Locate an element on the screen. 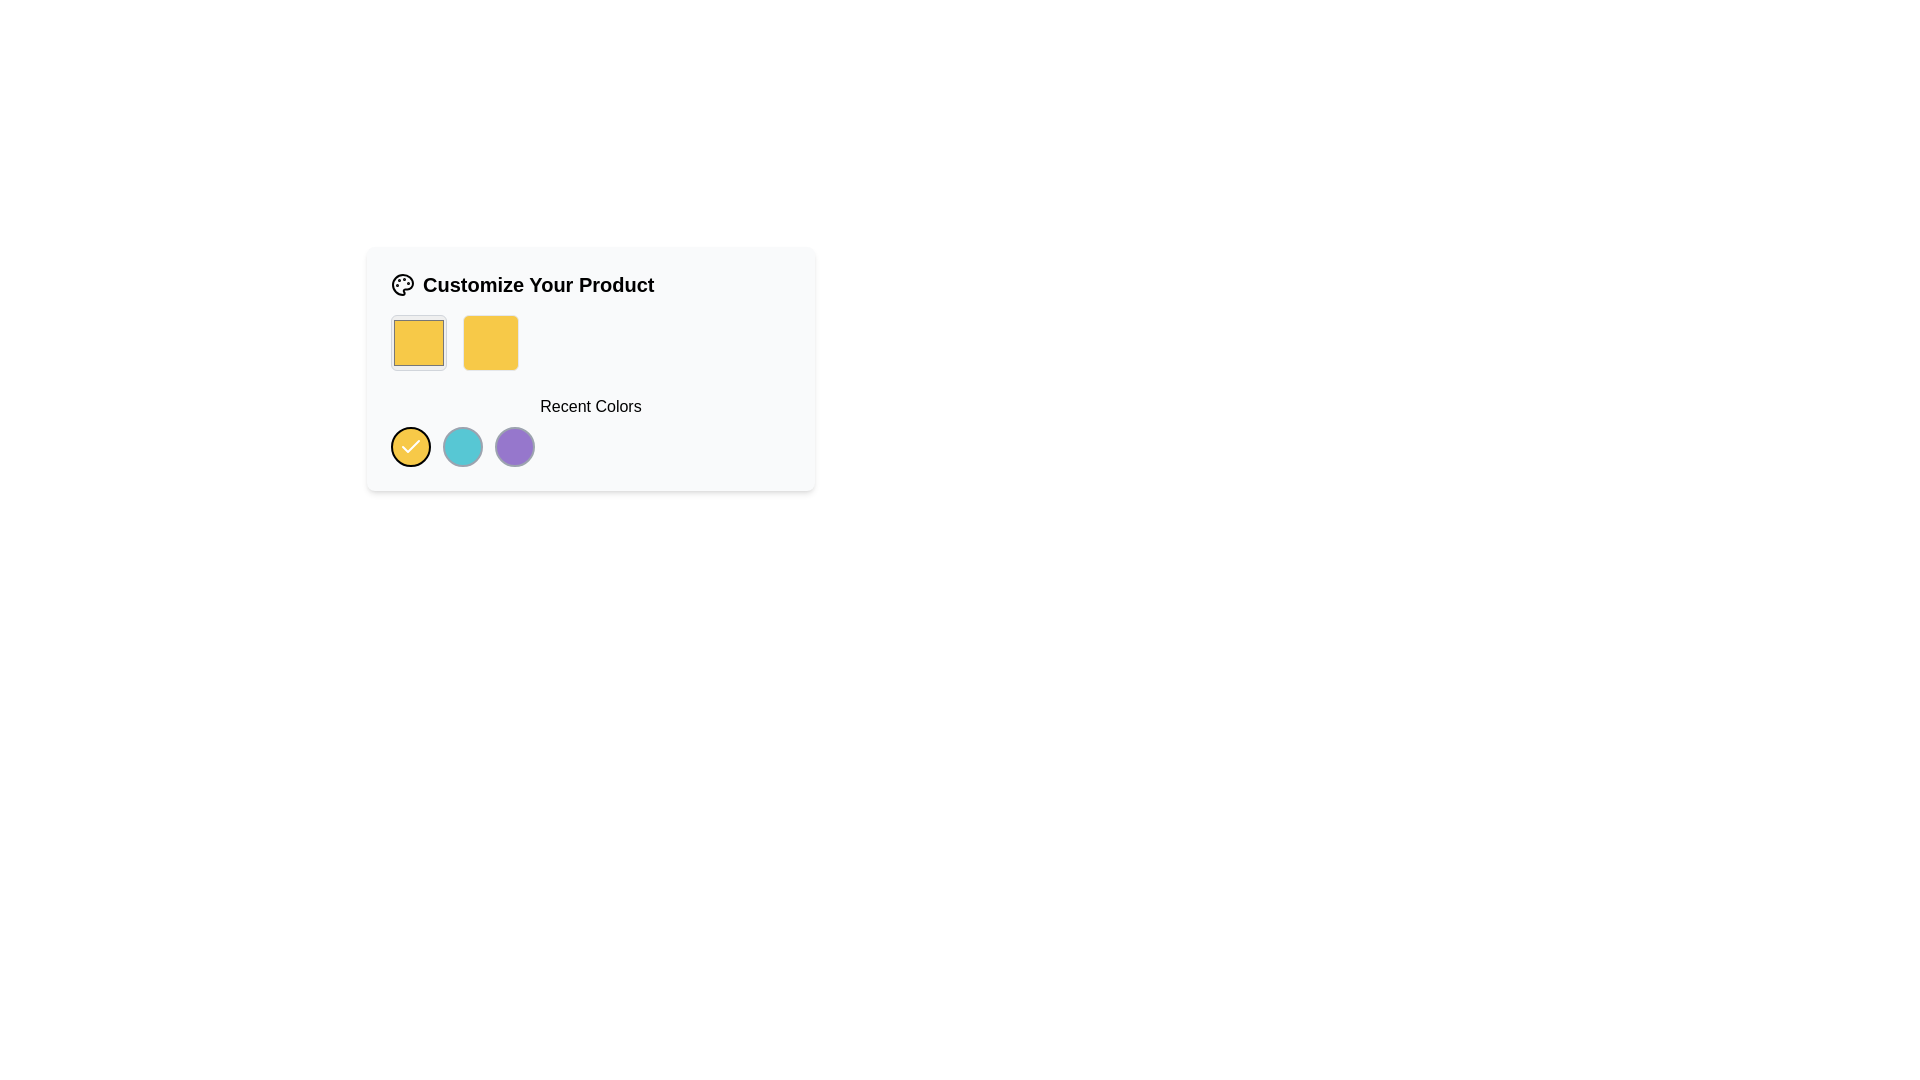 This screenshot has height=1080, width=1920. the checkmark icon located inside the yellow circular button in the 'Recent Colors' section under the 'Customize Your Product' panel is located at coordinates (410, 446).